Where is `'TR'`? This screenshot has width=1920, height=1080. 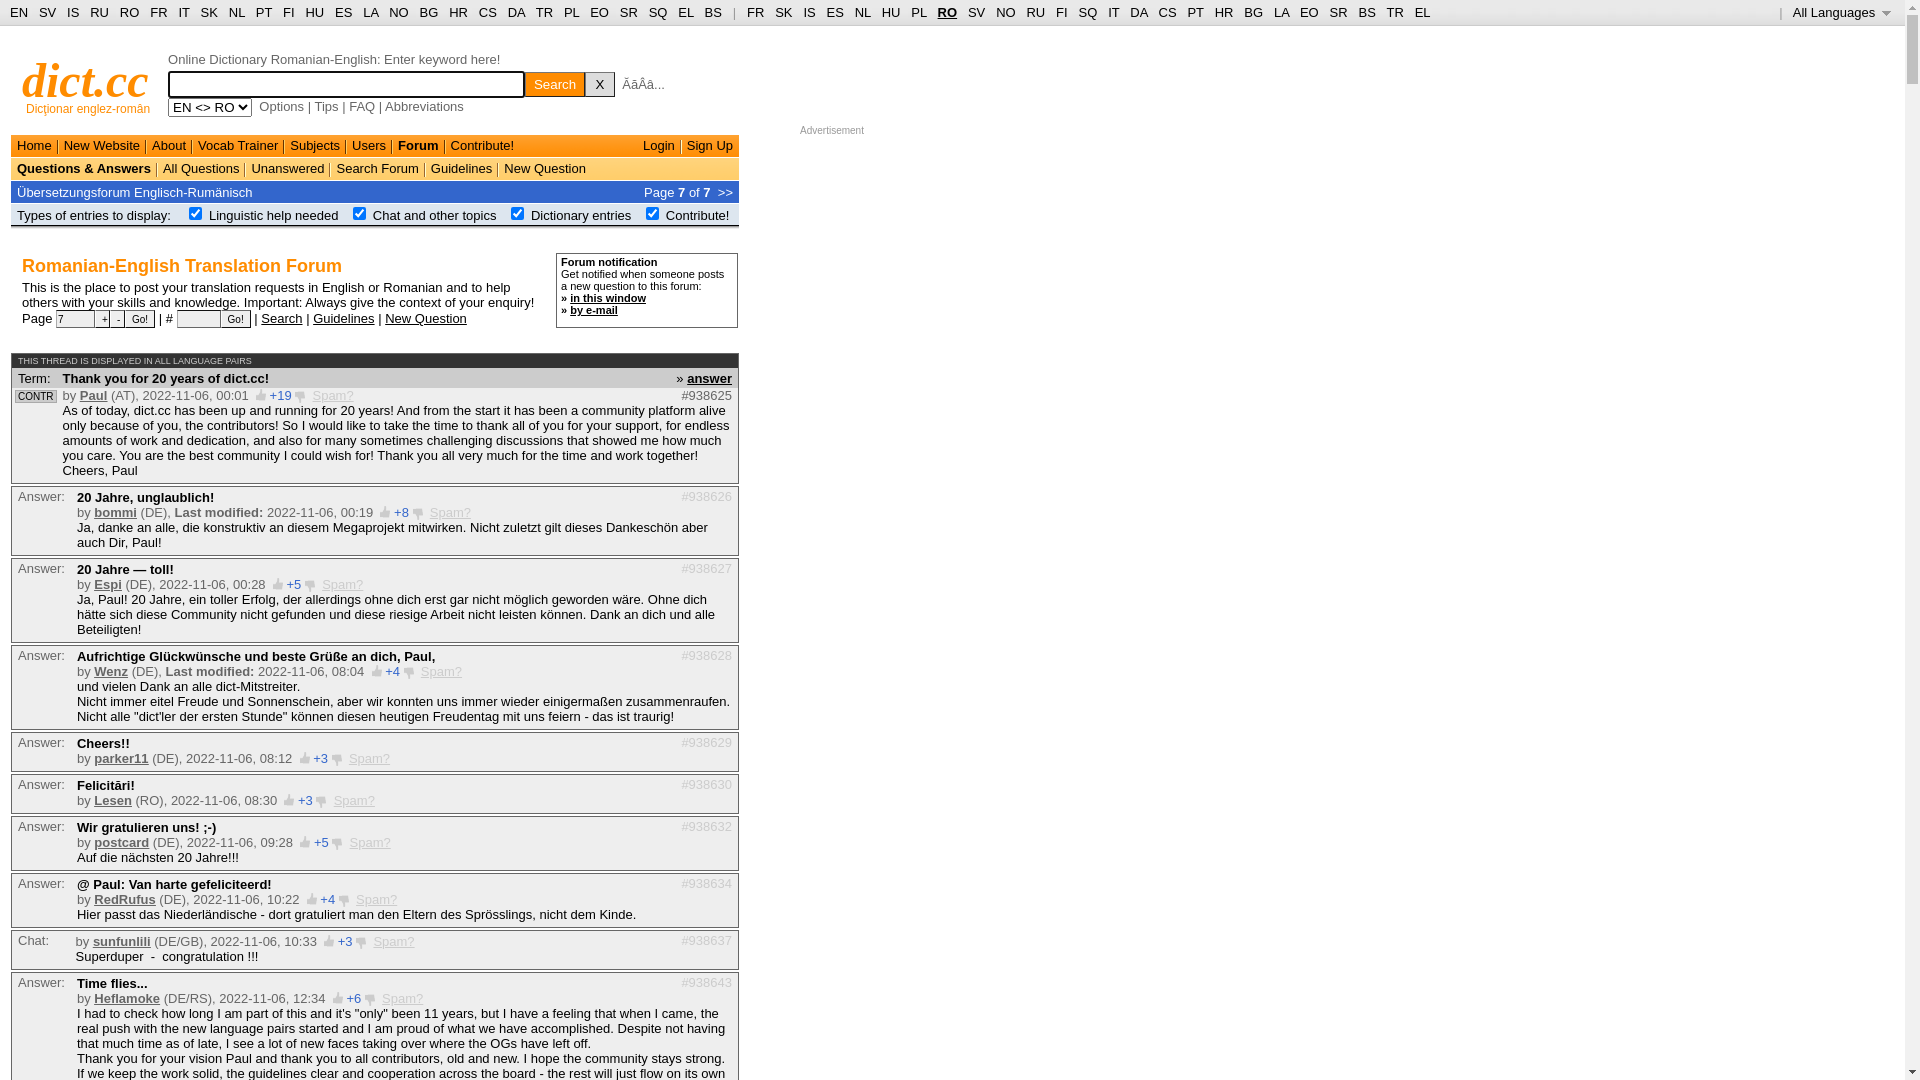 'TR' is located at coordinates (536, 12).